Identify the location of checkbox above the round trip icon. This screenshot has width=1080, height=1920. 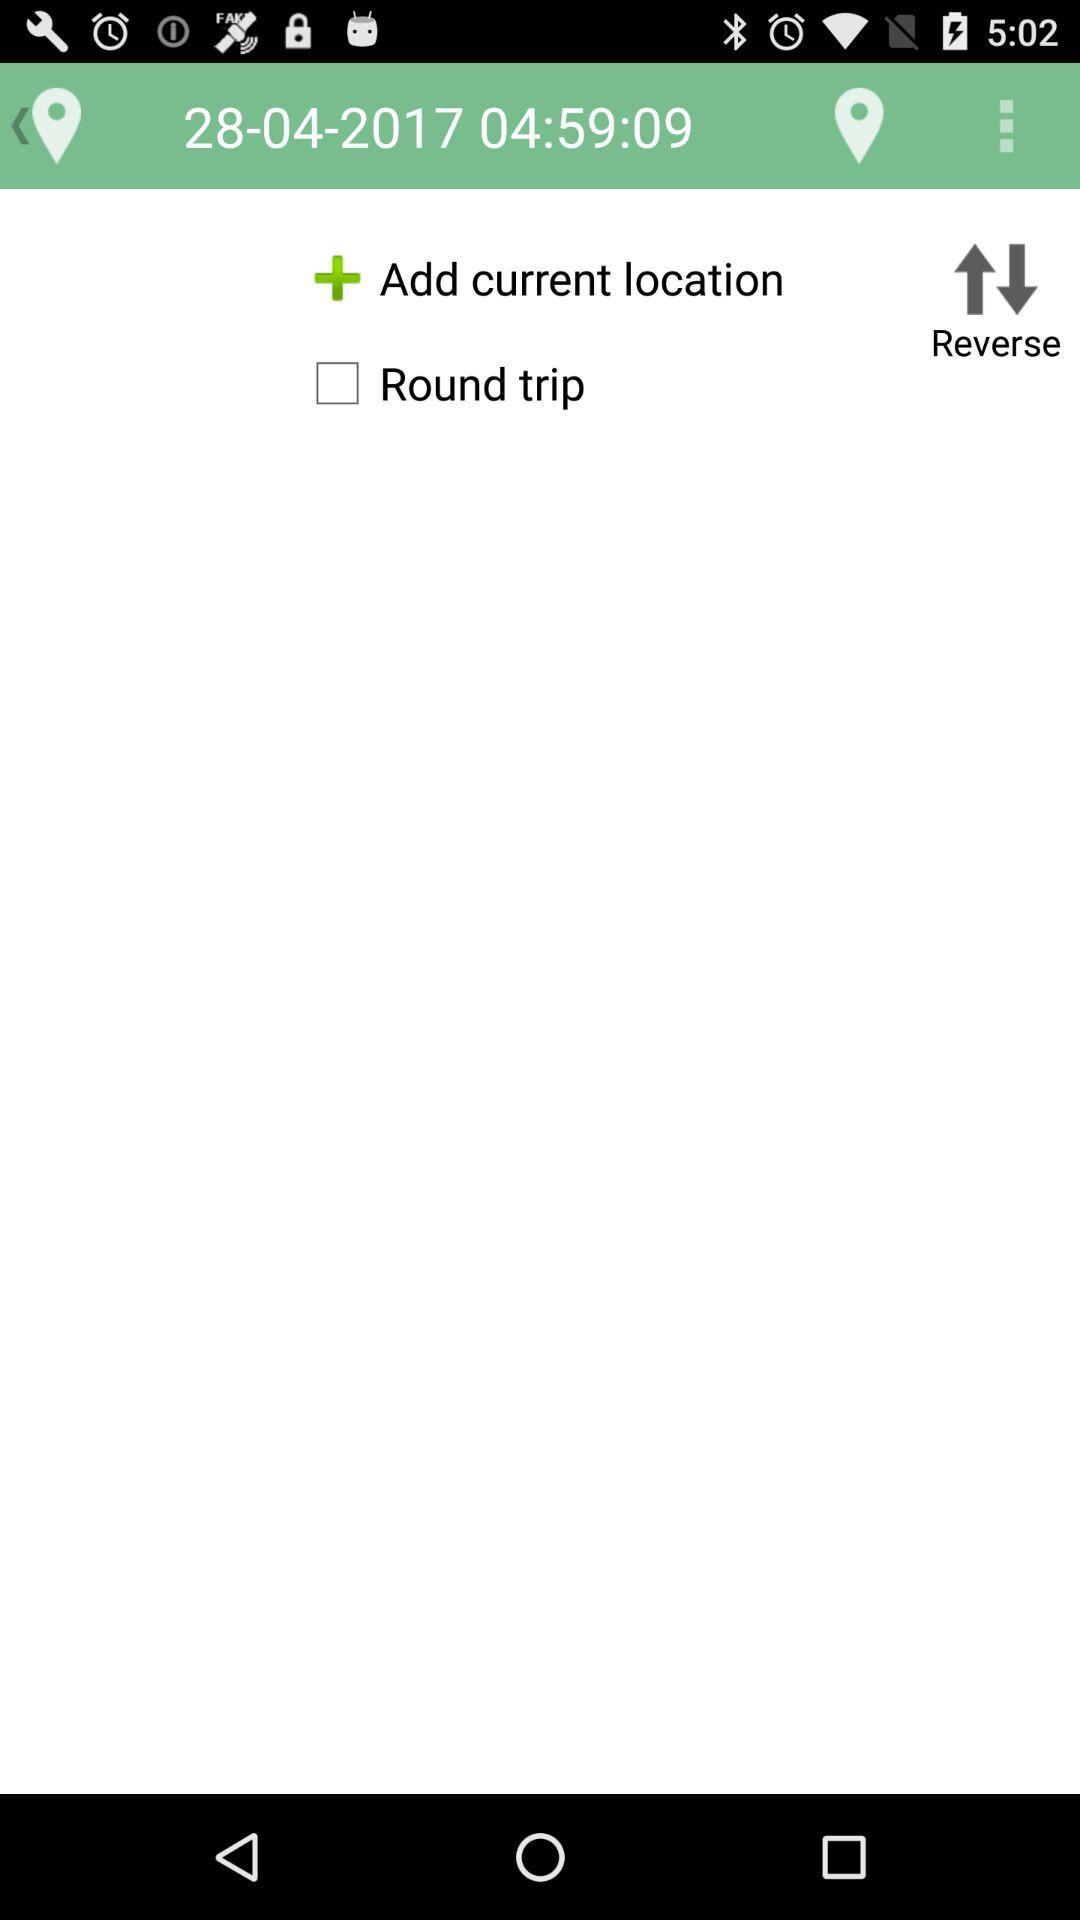
(540, 277).